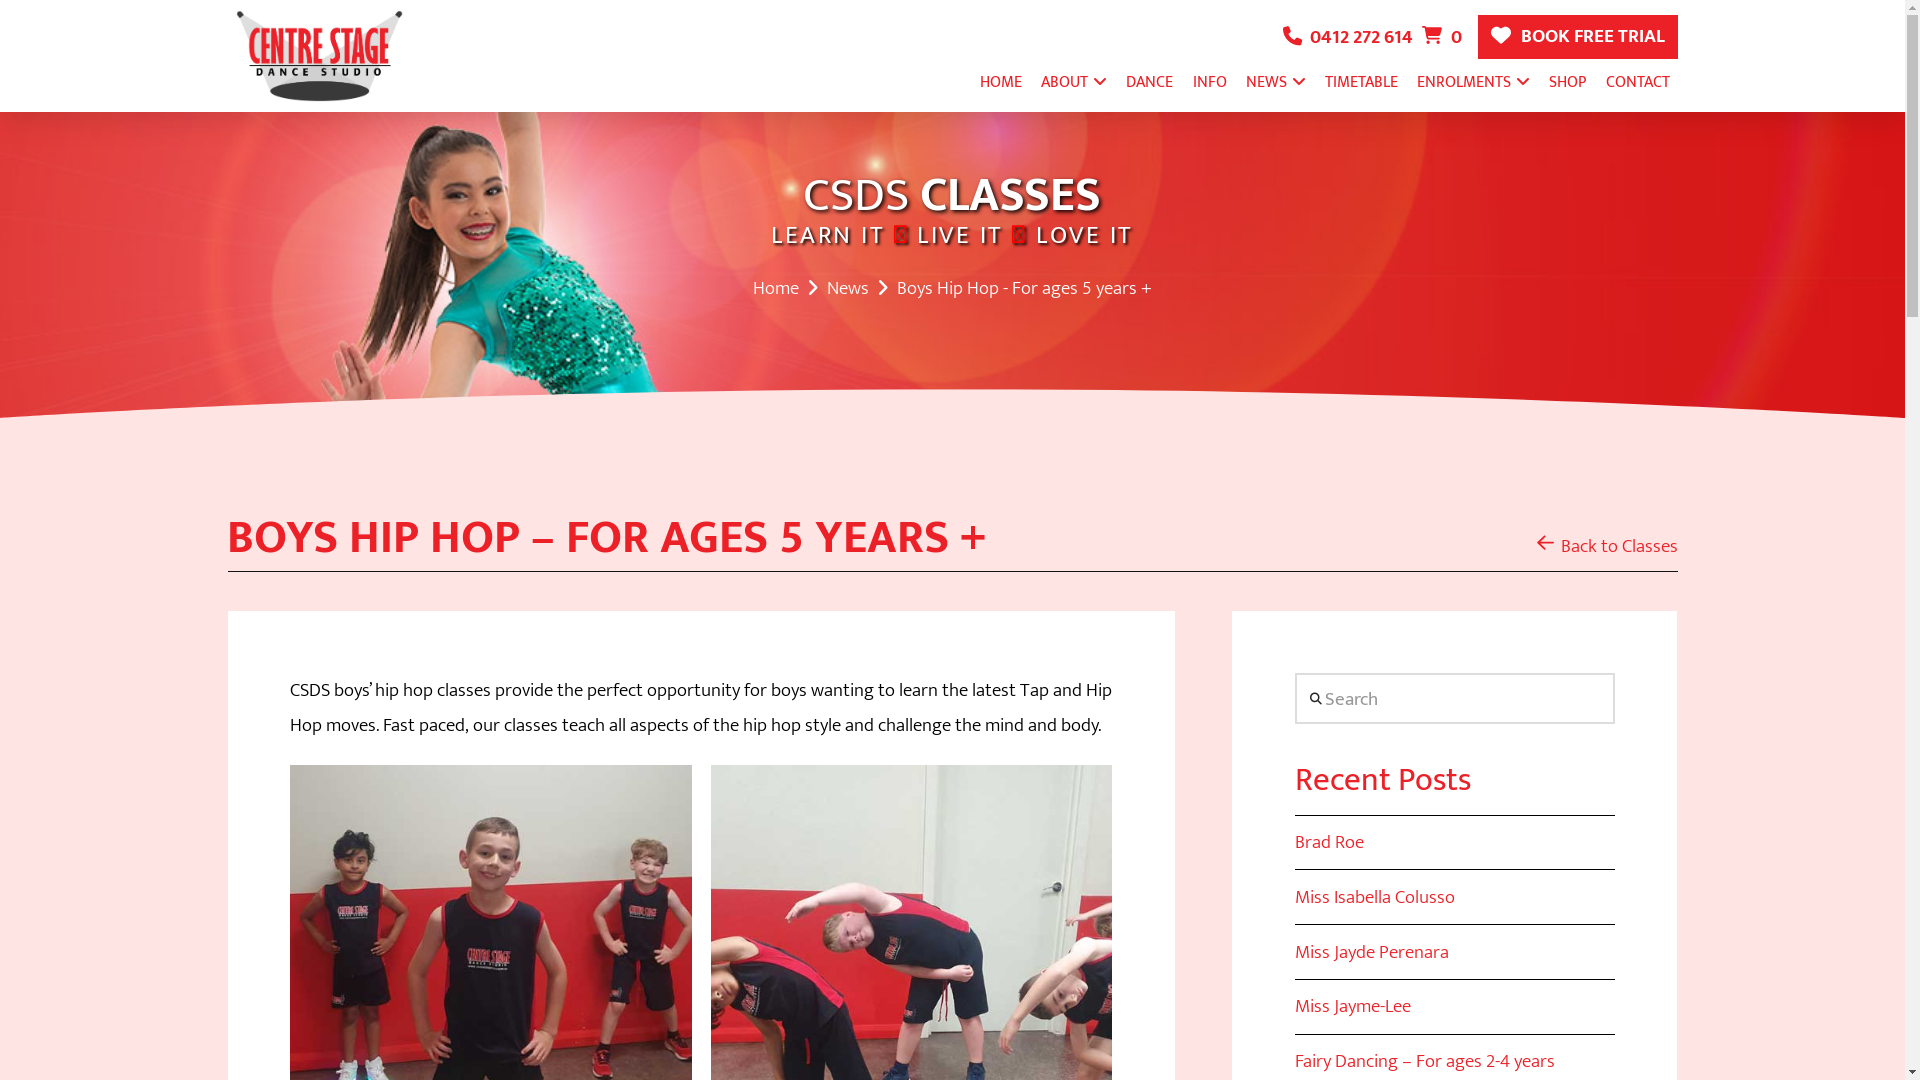  Describe the element at coordinates (1117, 80) in the screenshot. I see `'DANCE'` at that location.